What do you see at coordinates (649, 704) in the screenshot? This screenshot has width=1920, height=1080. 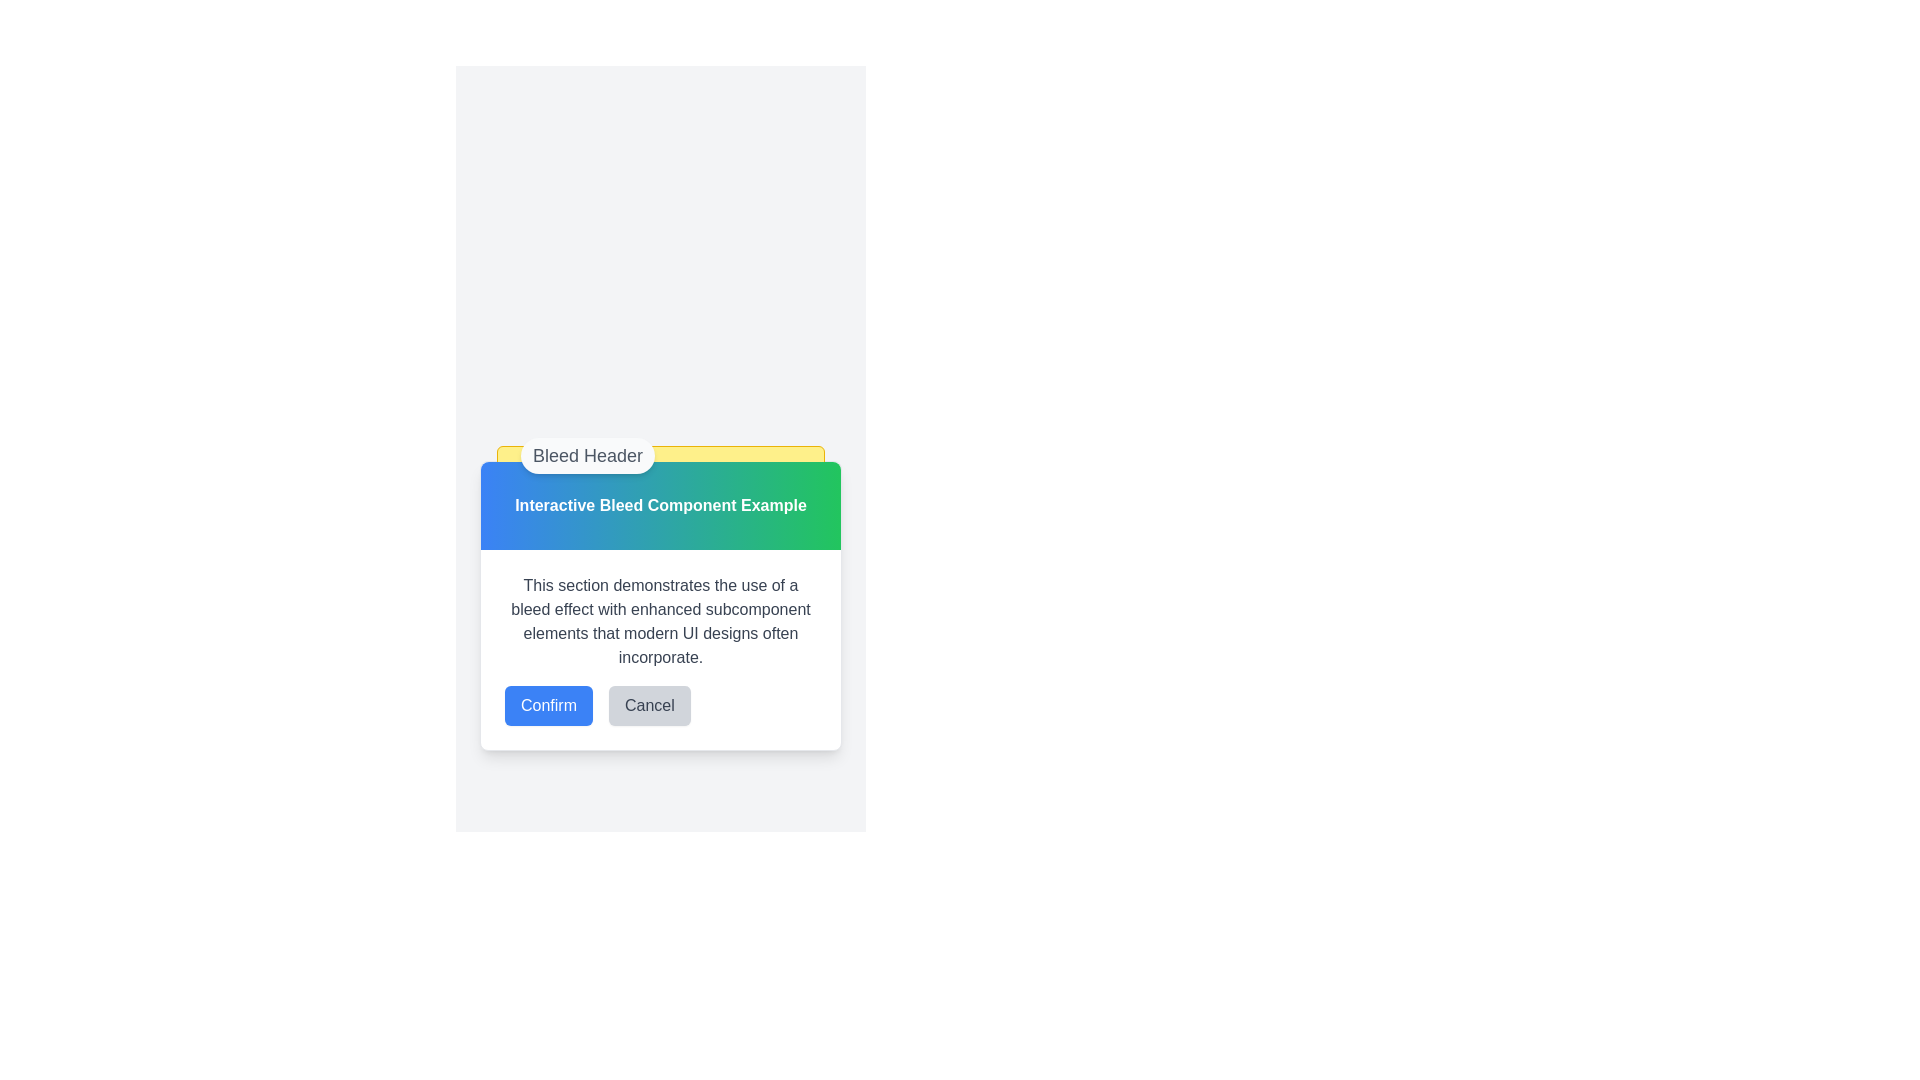 I see `the cancel button located in the lower section of the modal, to the right of the 'Confirm' button, to change its background color` at bounding box center [649, 704].